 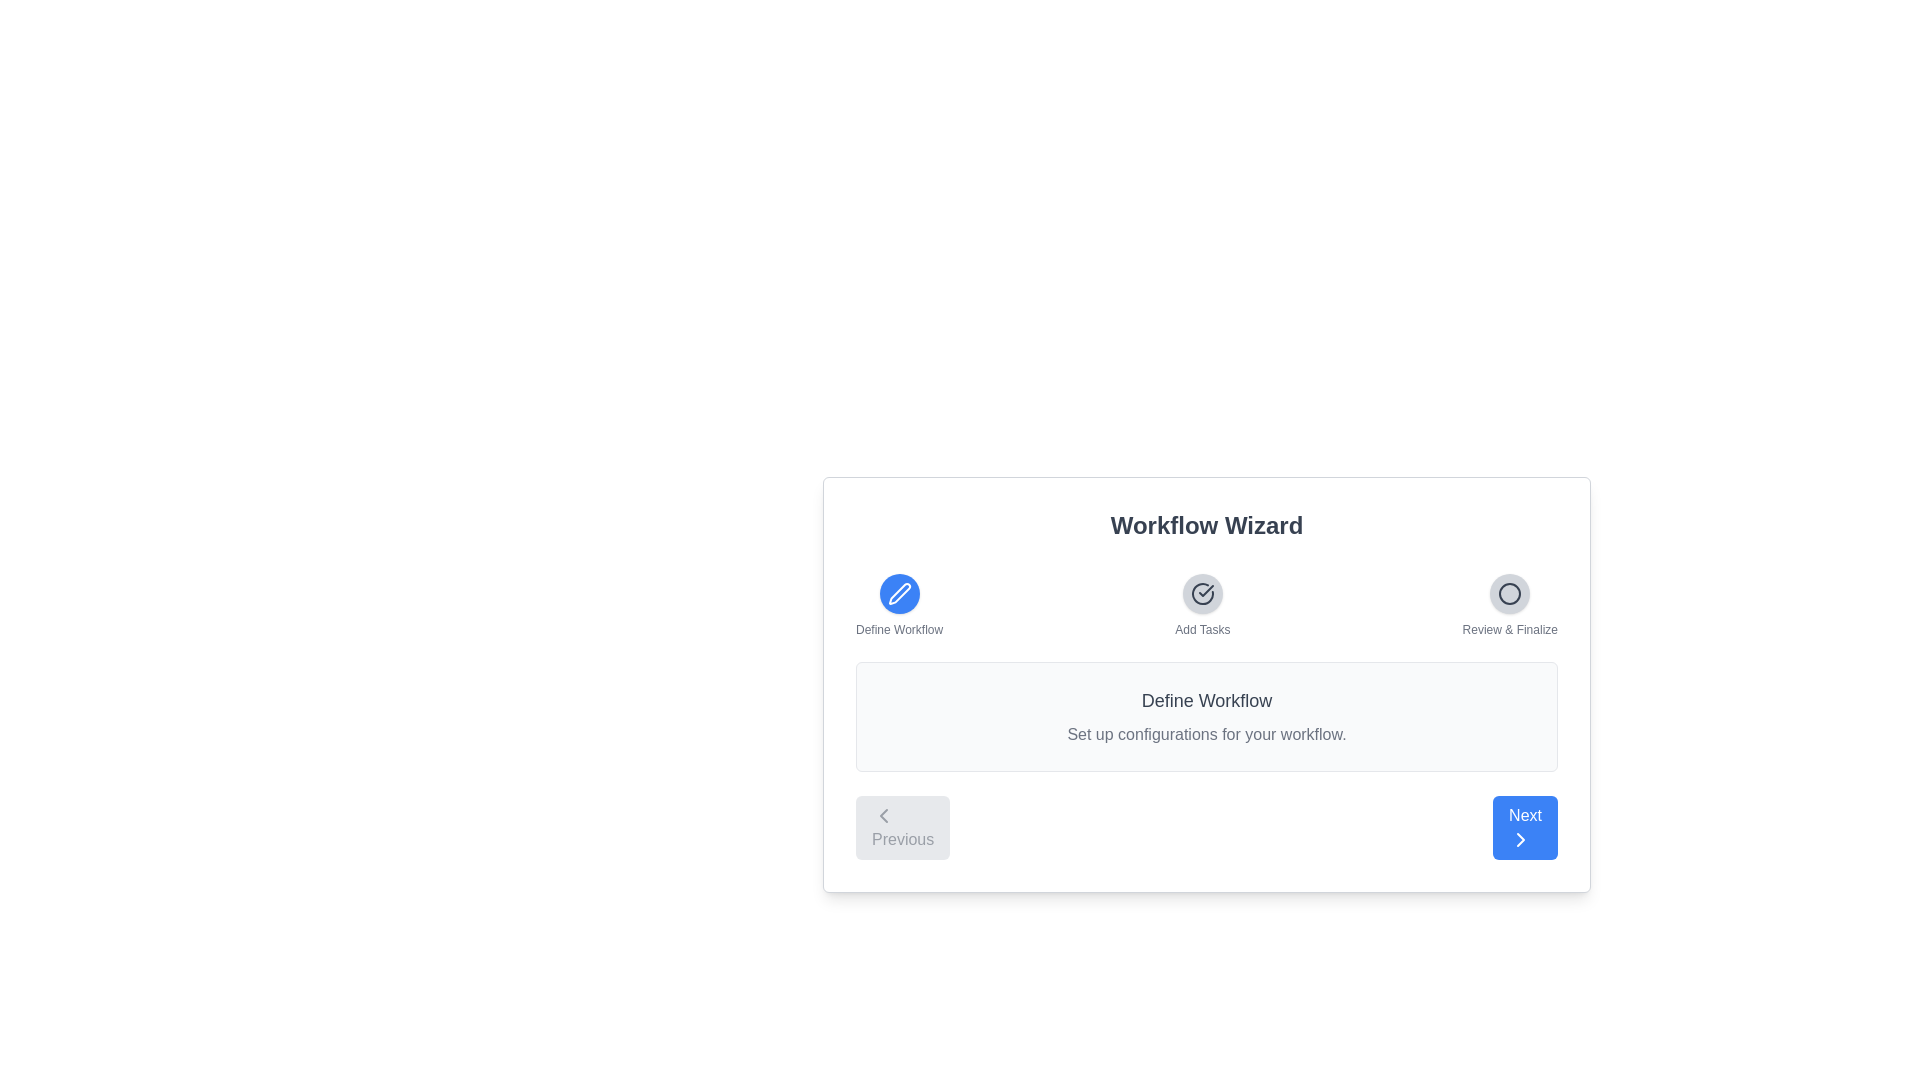 What do you see at coordinates (1205, 716) in the screenshot?
I see `the Information Card with the header 'Define Workflow' and subtext 'Set up configurations for your workflow.' which is located below the row of three circular icons in the Workflow Wizard interface` at bounding box center [1205, 716].